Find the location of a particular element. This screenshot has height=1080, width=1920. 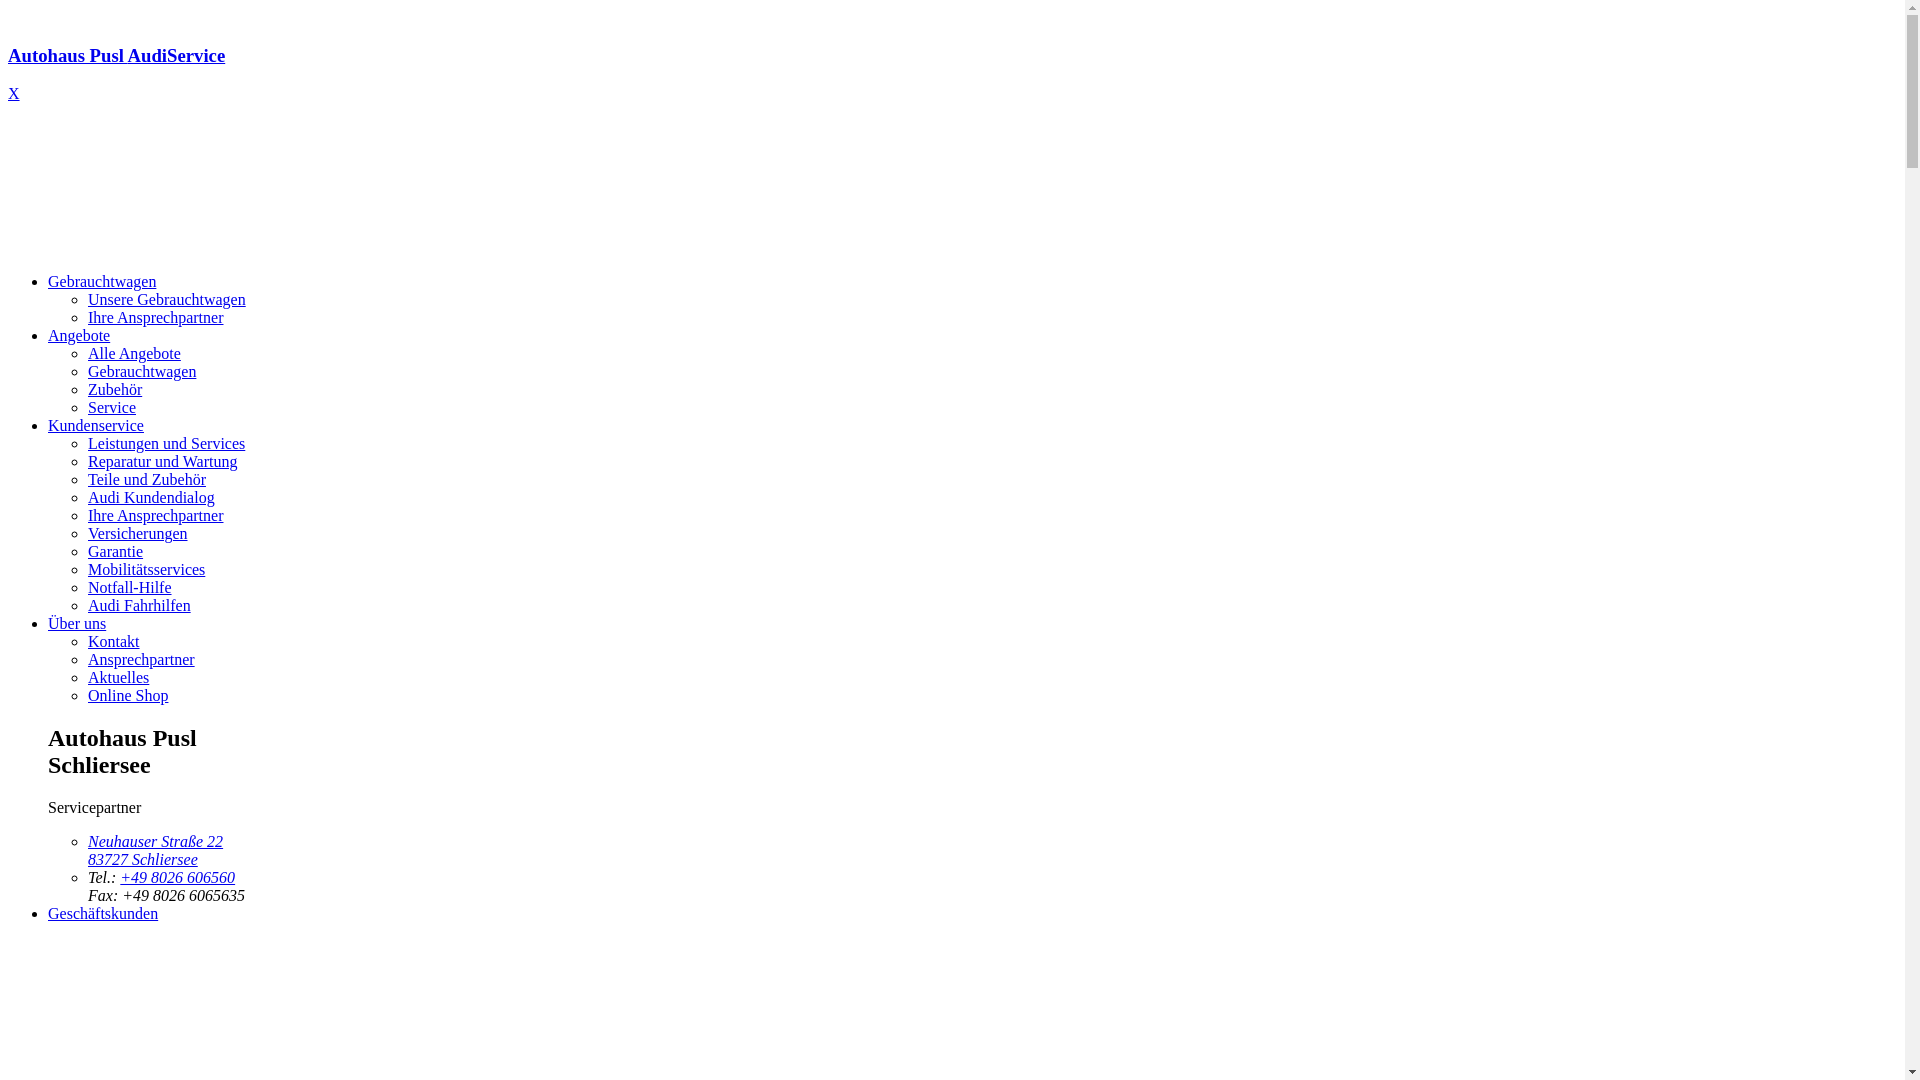

'+49 8026 606560' is located at coordinates (177, 876).